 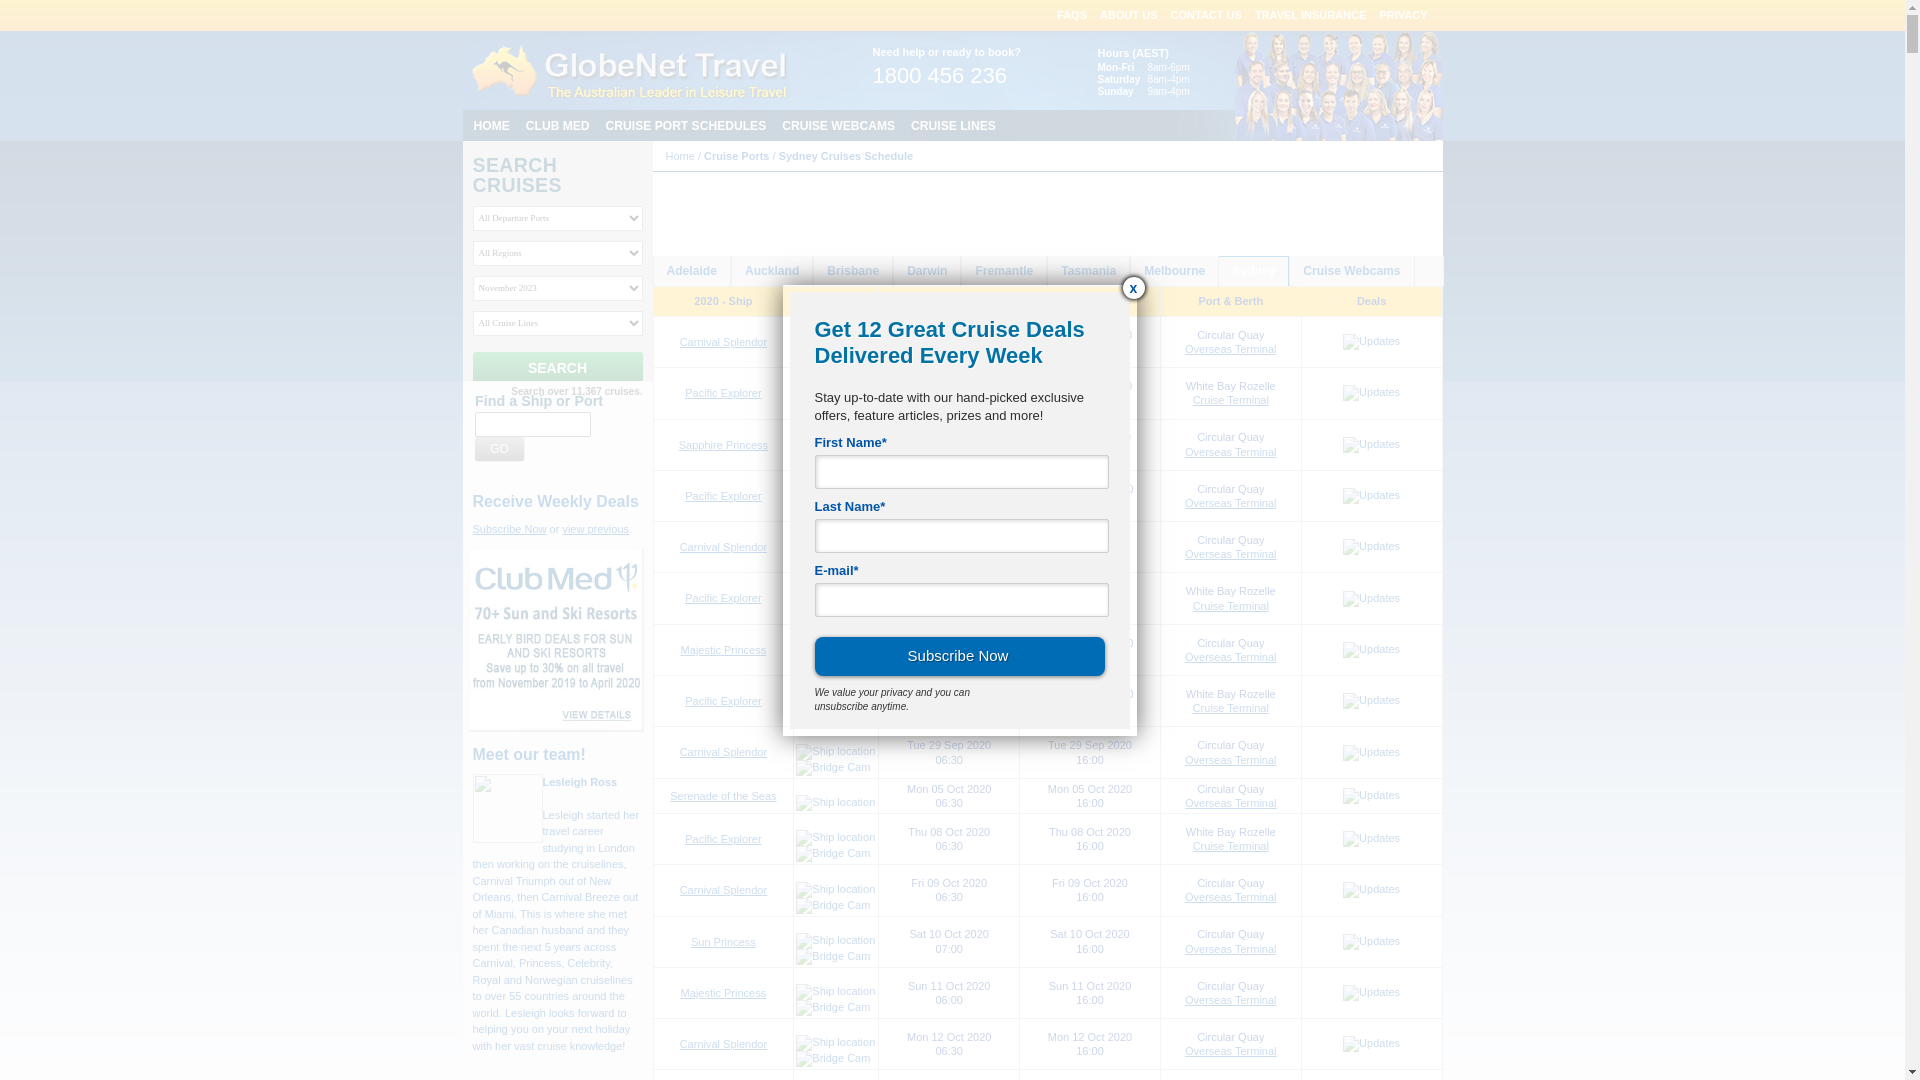 I want to click on 'Bridge Cam', so click(x=833, y=562).